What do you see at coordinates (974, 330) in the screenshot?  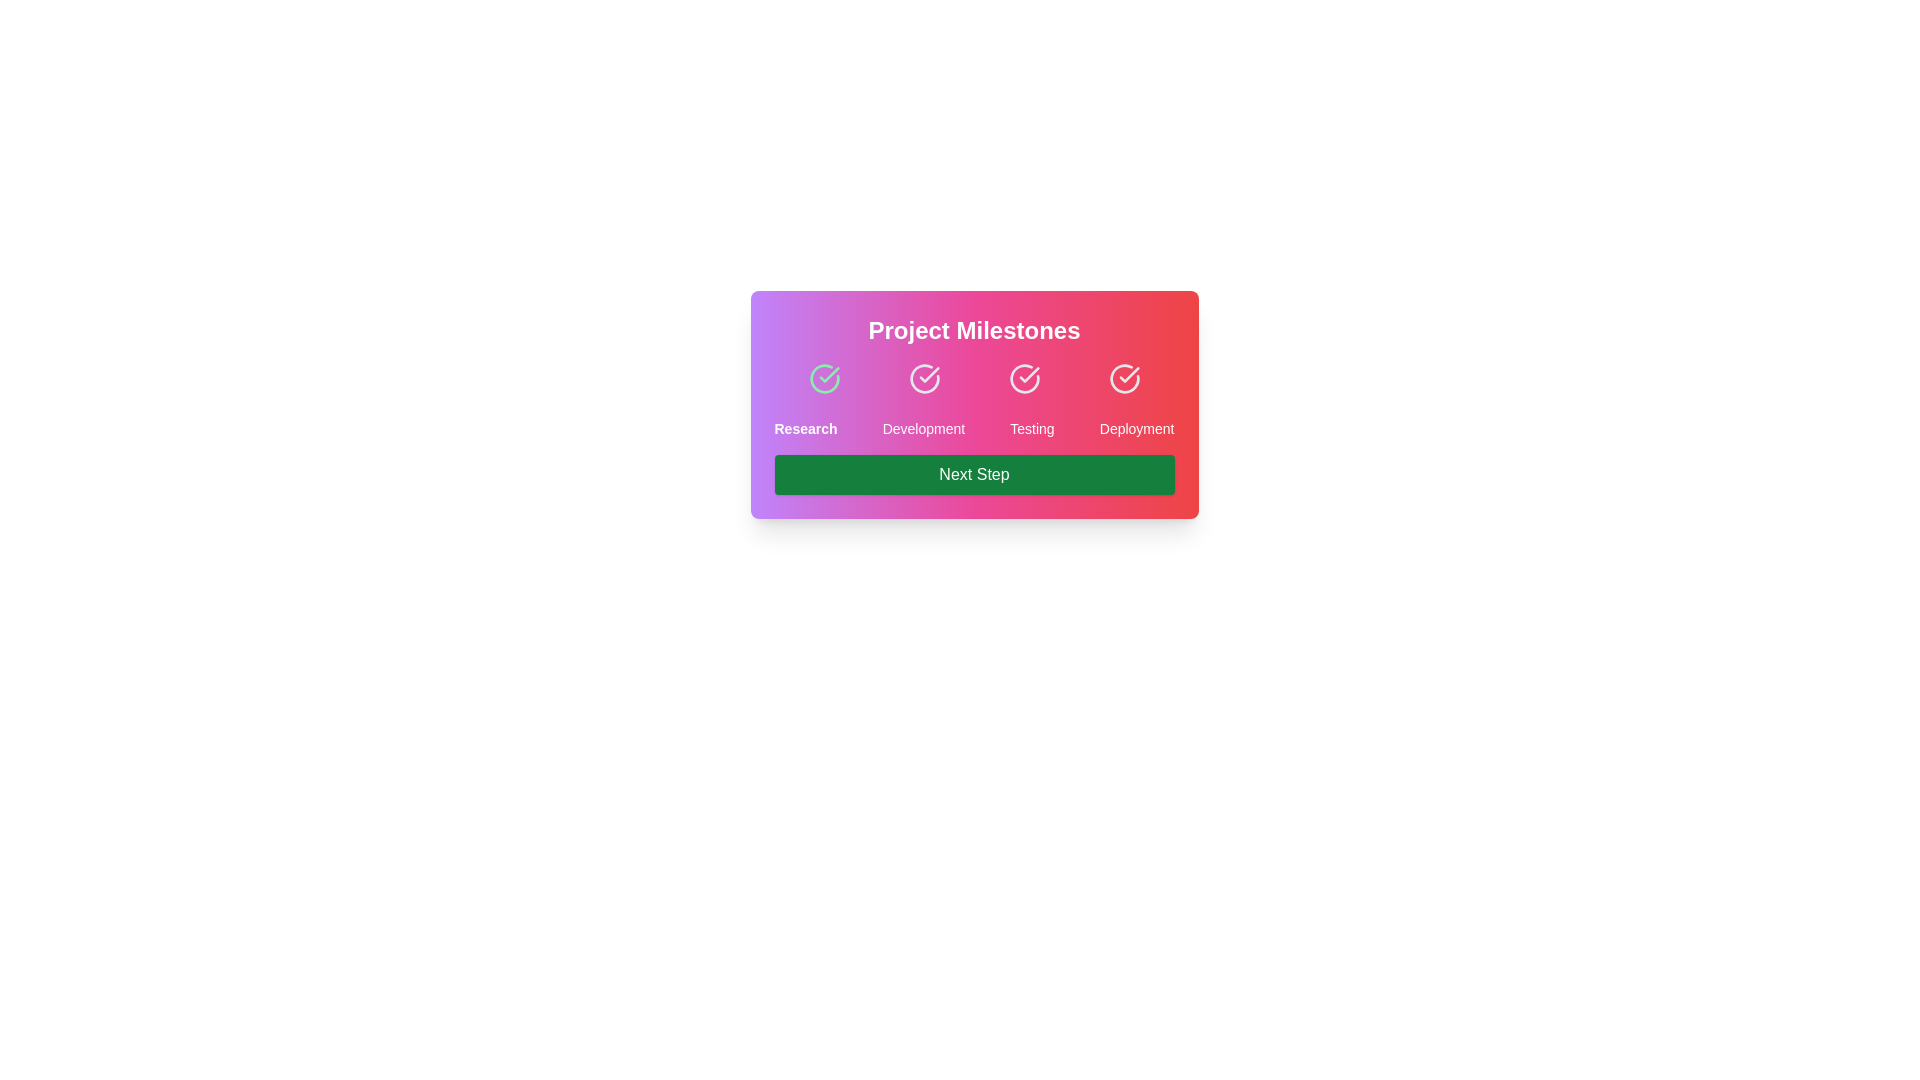 I see `heading text located at the center top of the panel, which serves as the title or primary focus of the content below it` at bounding box center [974, 330].